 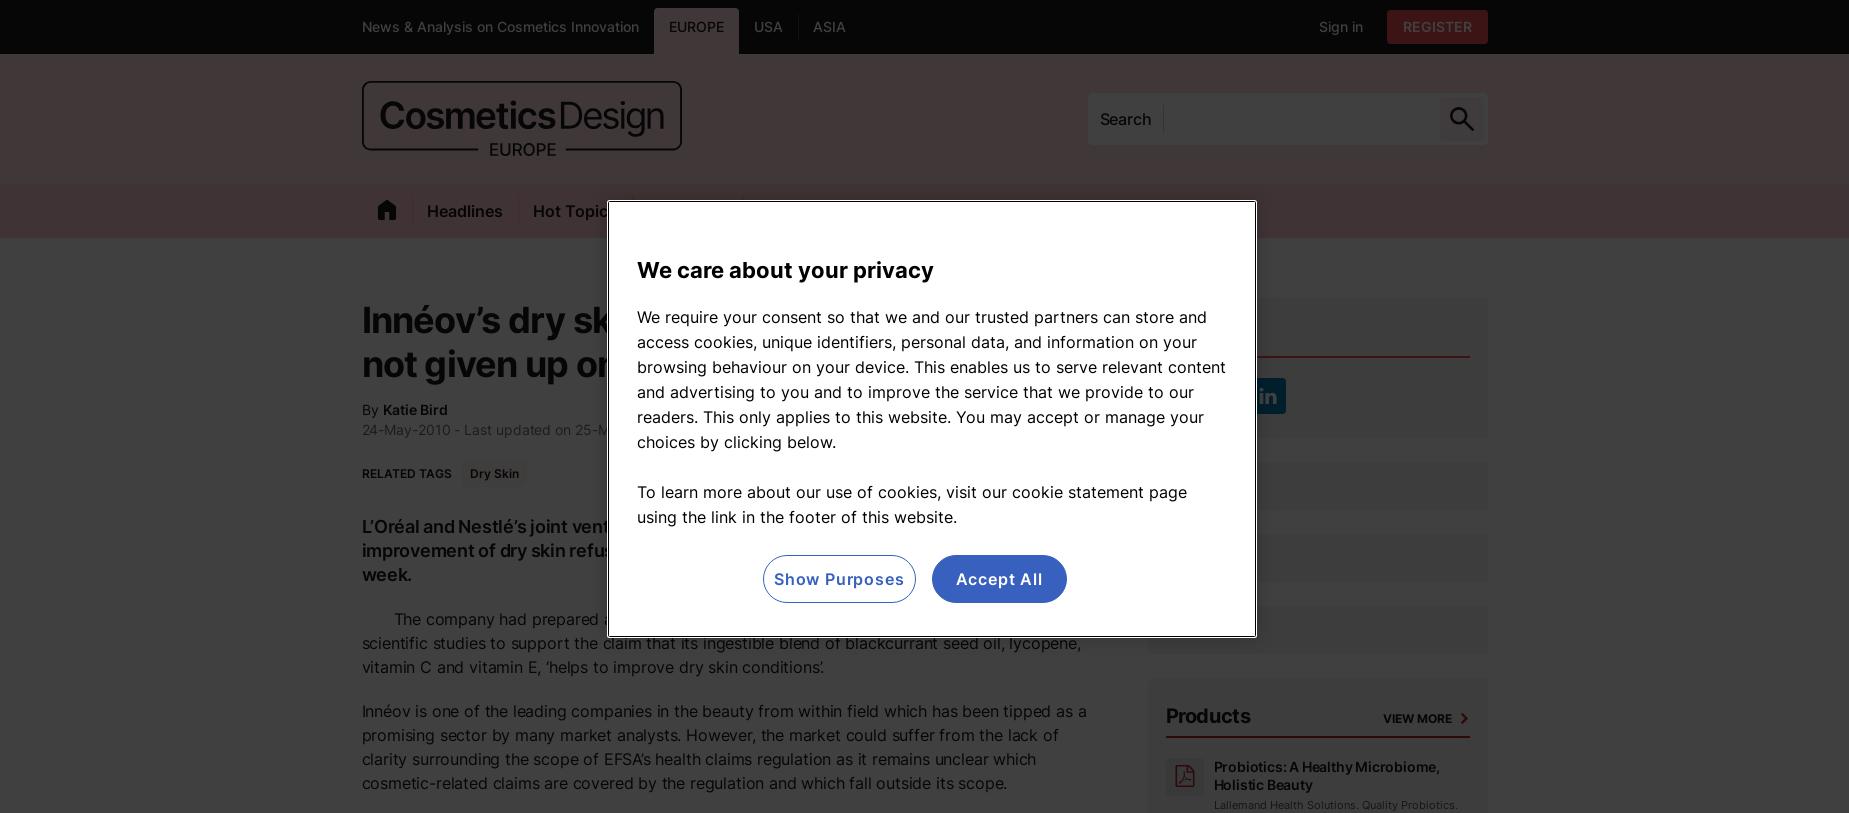 What do you see at coordinates (381, 409) in the screenshot?
I see `'Katie Bird'` at bounding box center [381, 409].